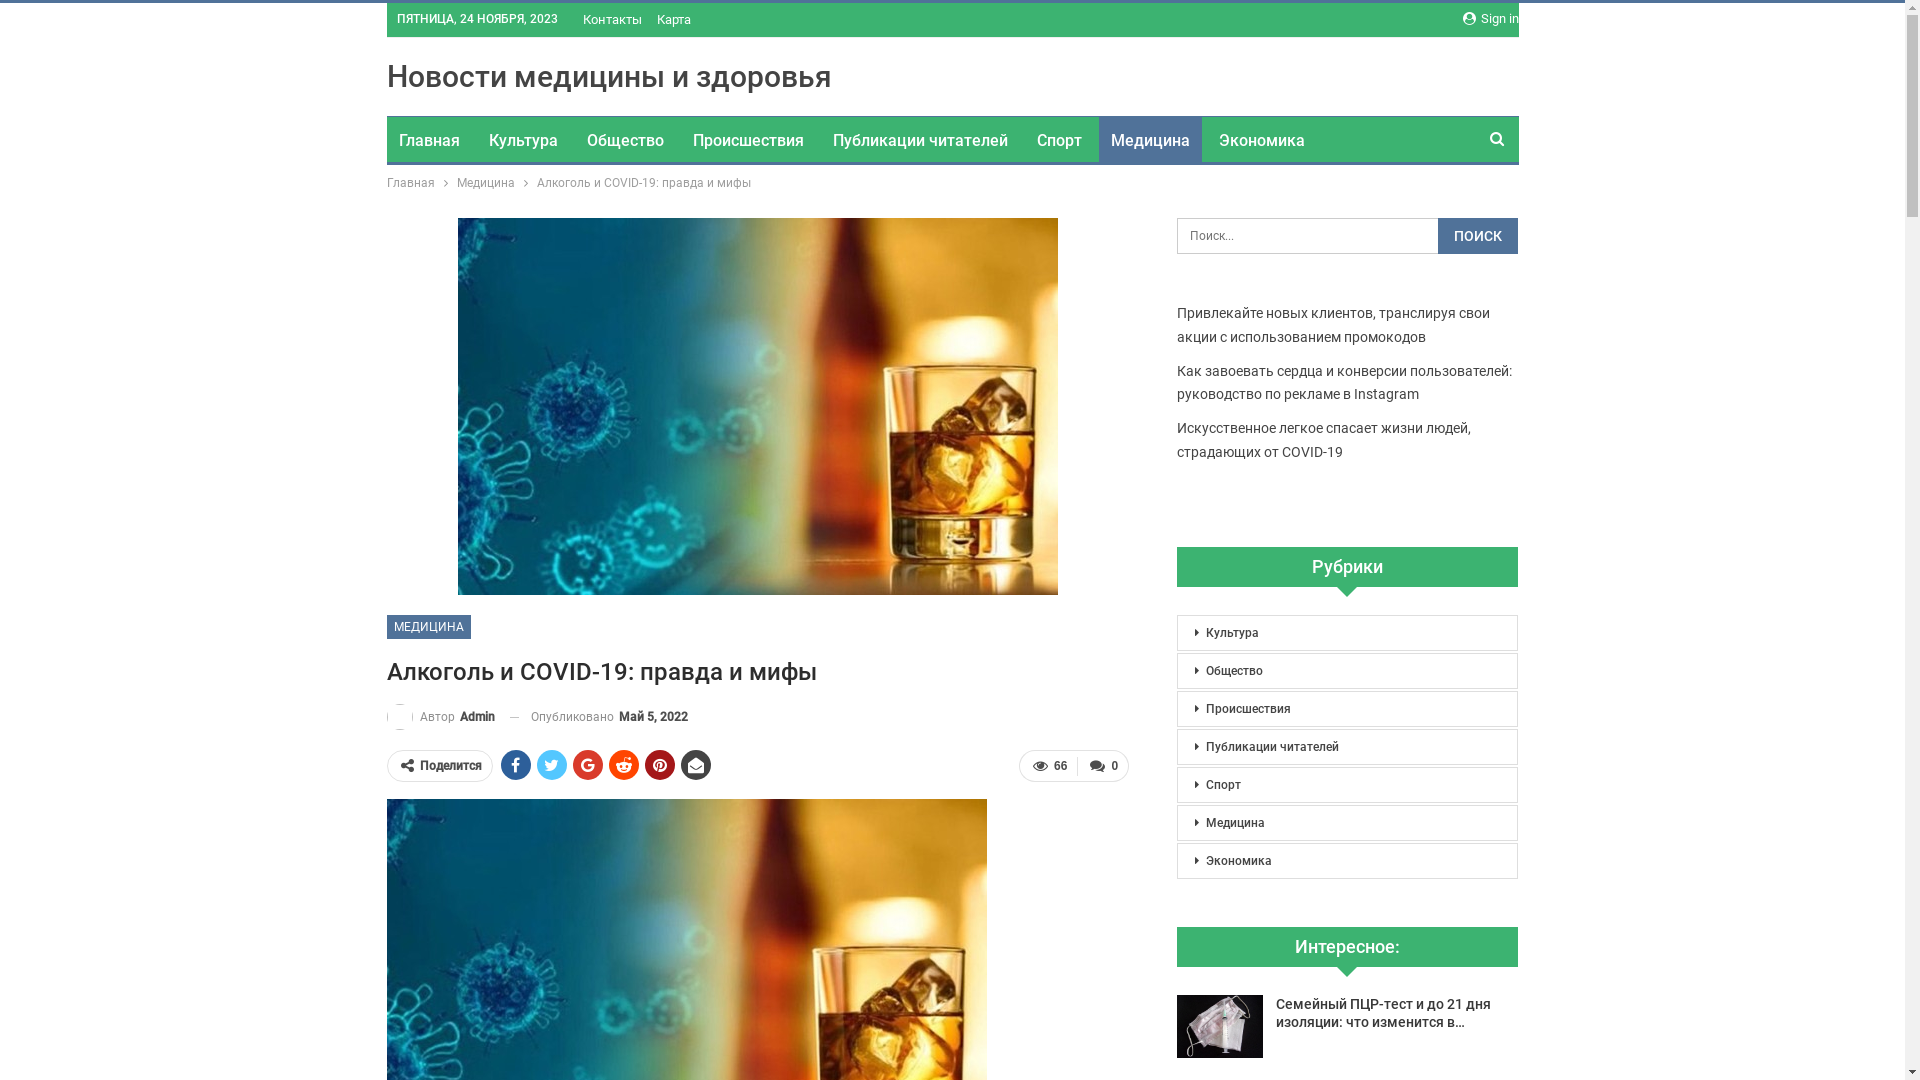 The height and width of the screenshot is (1080, 1920). Describe the element at coordinates (1489, 19) in the screenshot. I see `'Sign in'` at that location.